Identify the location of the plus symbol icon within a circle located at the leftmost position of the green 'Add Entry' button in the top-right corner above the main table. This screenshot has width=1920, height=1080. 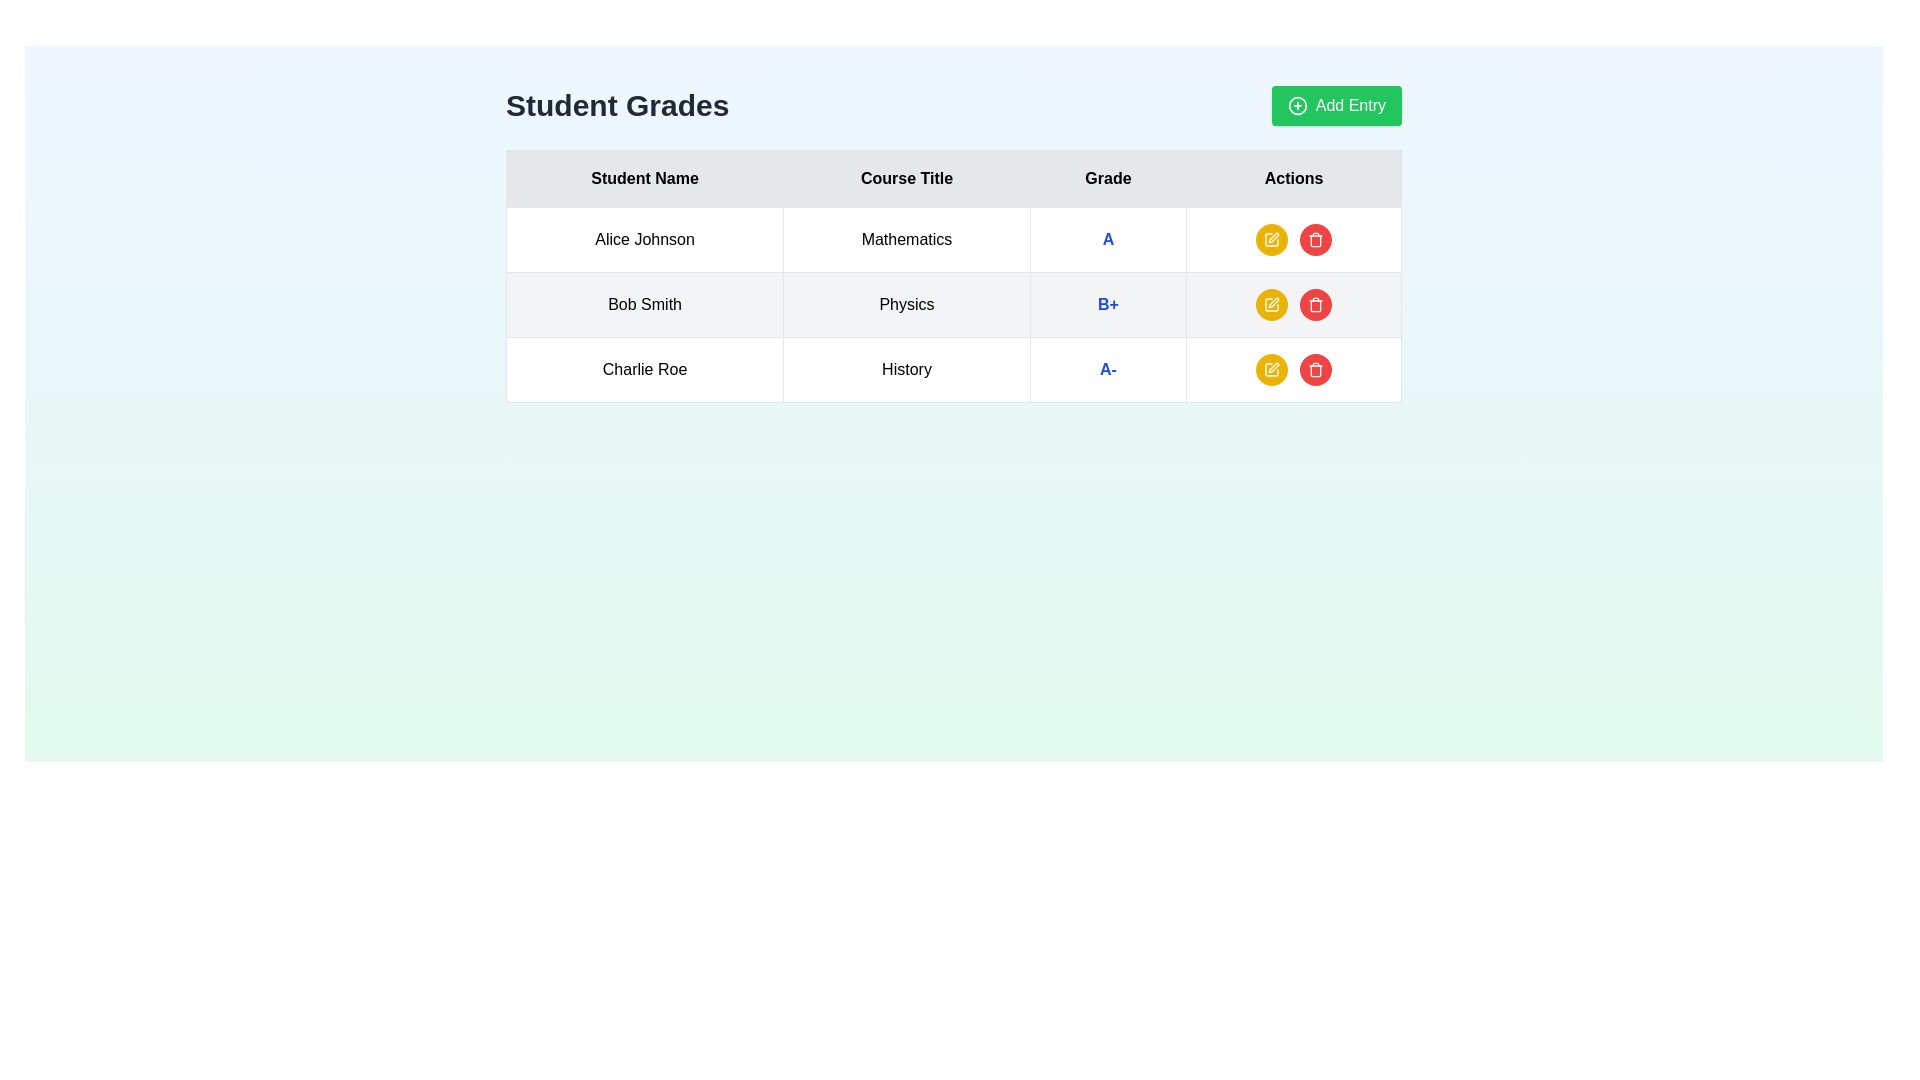
(1297, 105).